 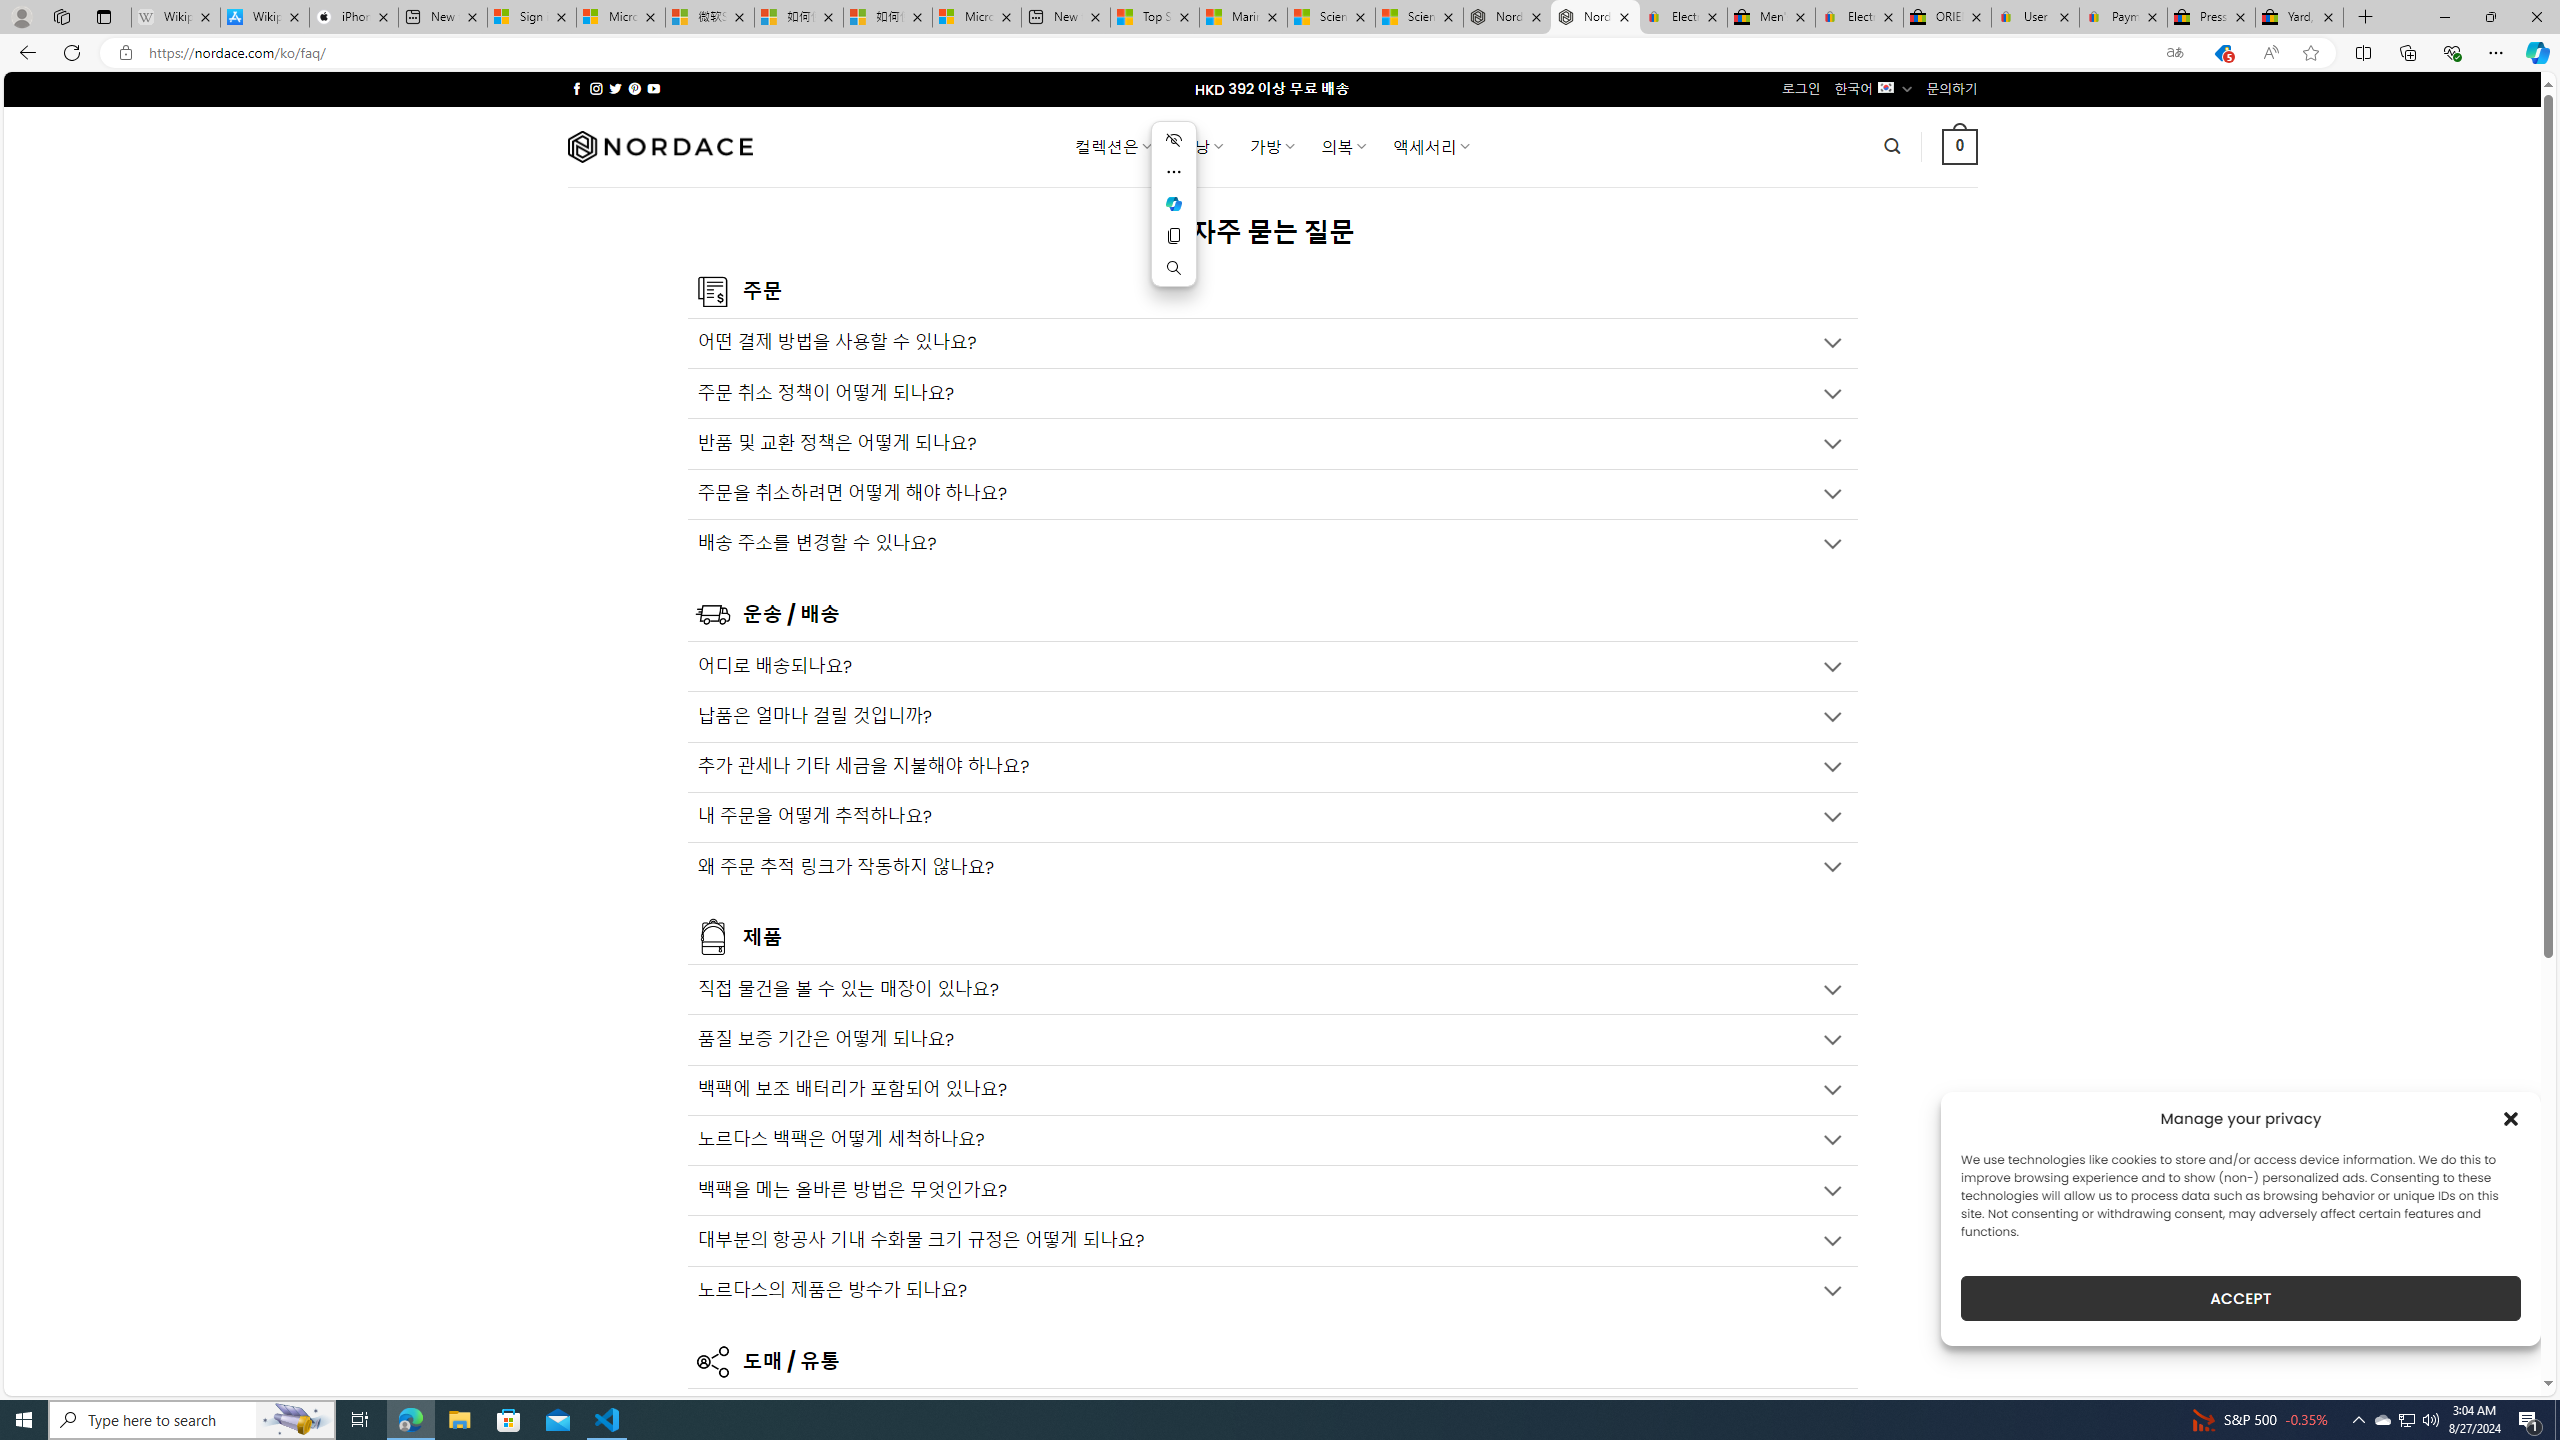 I want to click on 'ACCEPT', so click(x=2241, y=1298).